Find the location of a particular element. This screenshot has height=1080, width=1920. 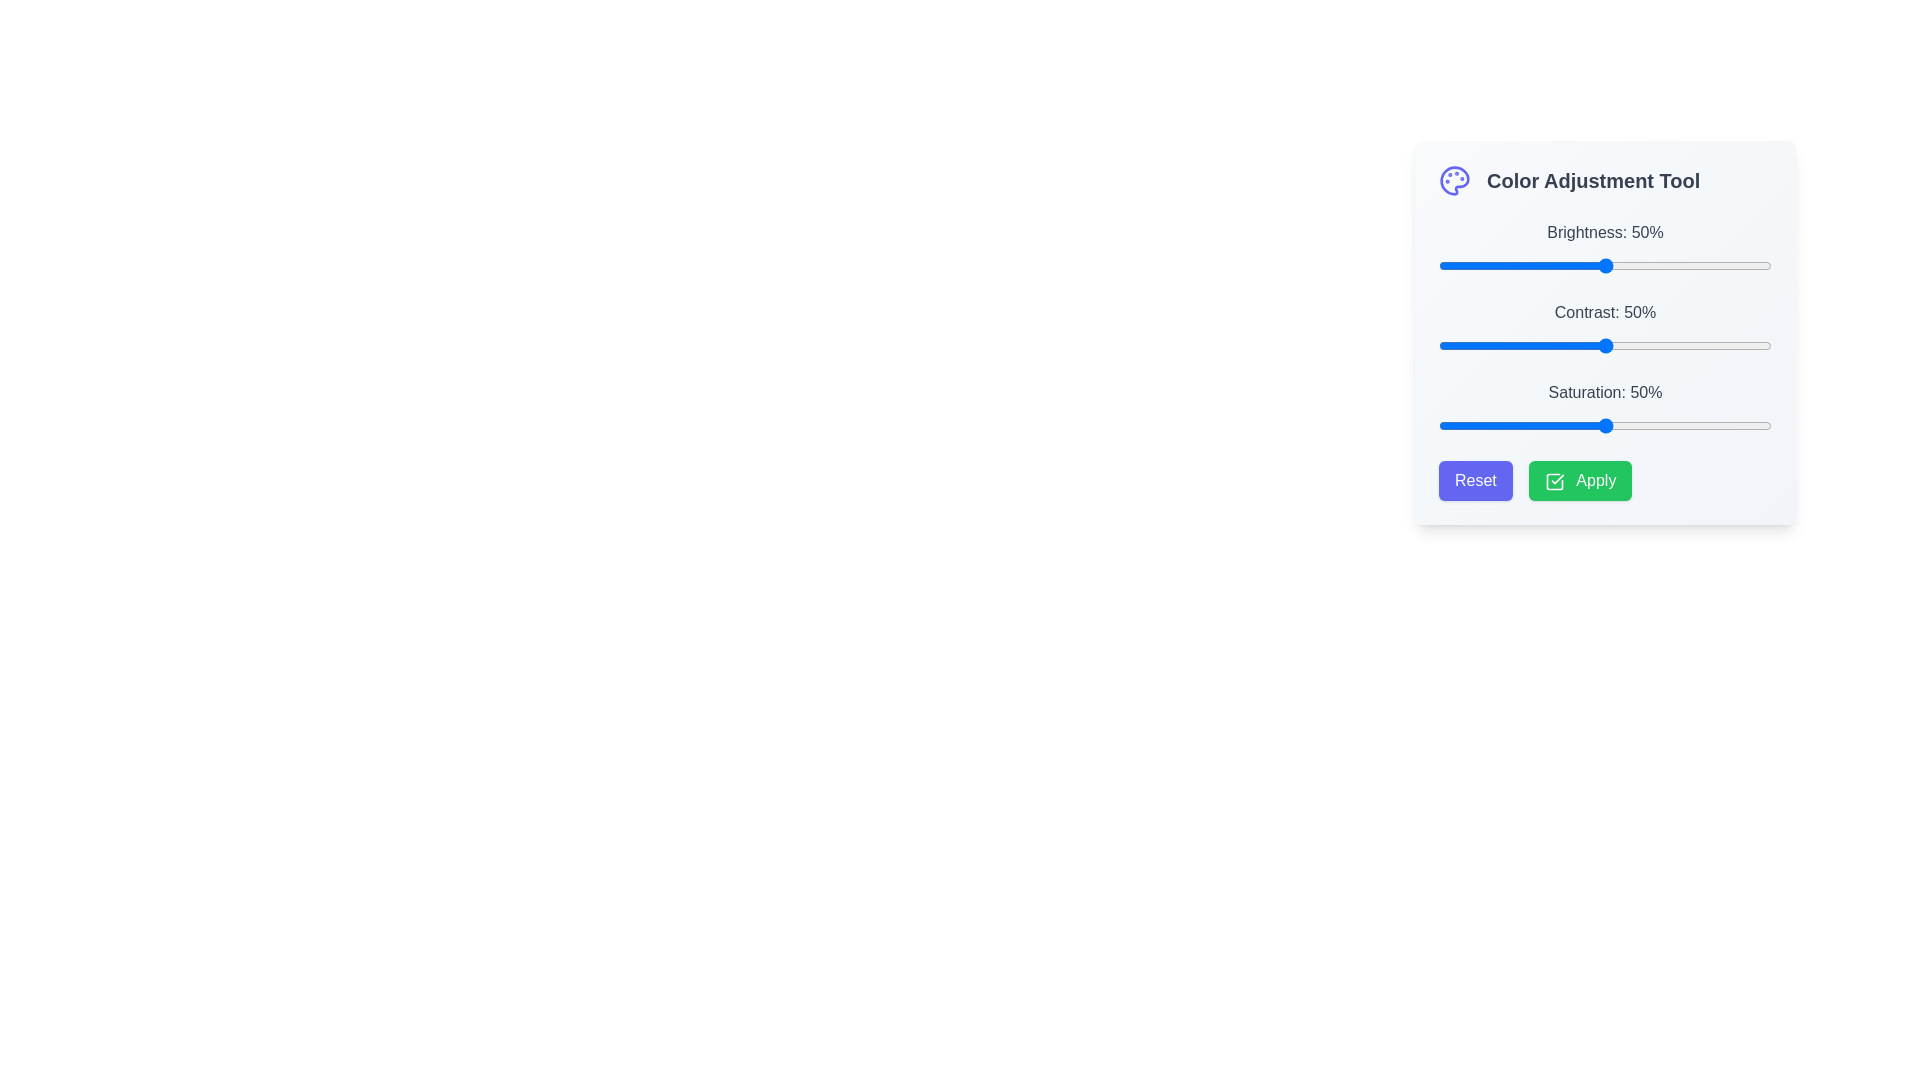

the slider is located at coordinates (1612, 424).